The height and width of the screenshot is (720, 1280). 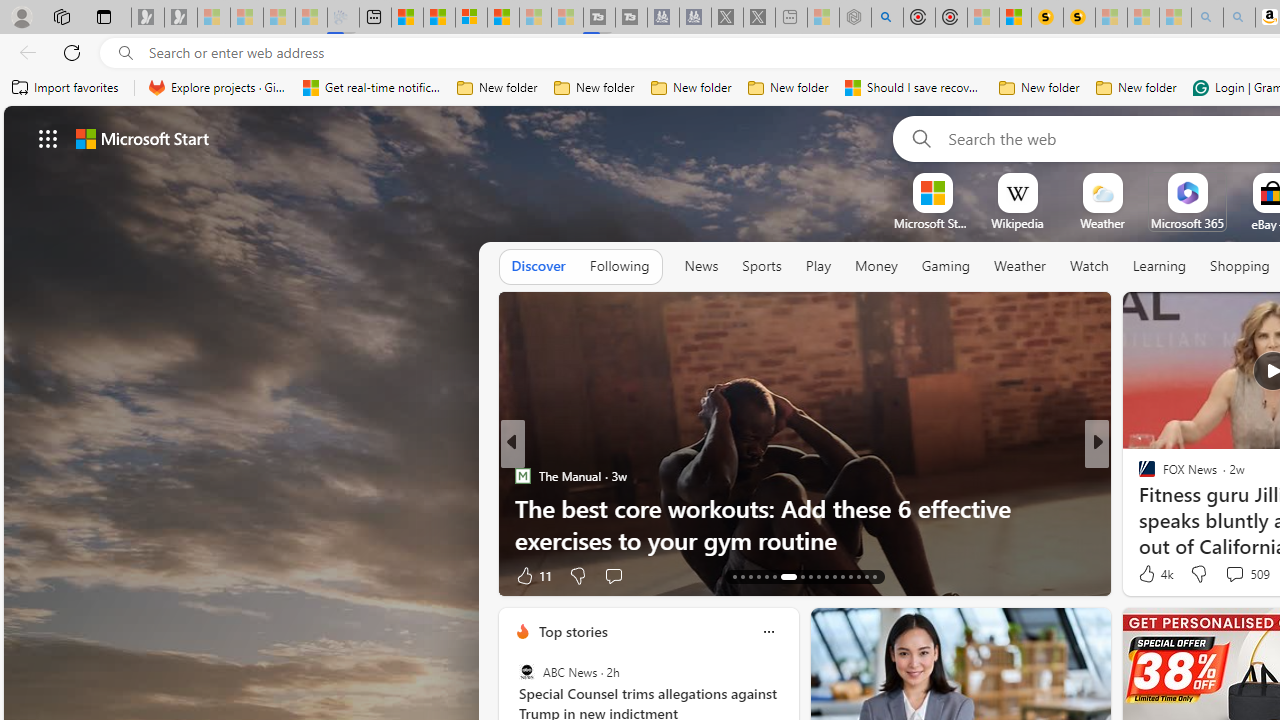 I want to click on 'Streaming Coverage | T3 - Sleeping', so click(x=598, y=17).